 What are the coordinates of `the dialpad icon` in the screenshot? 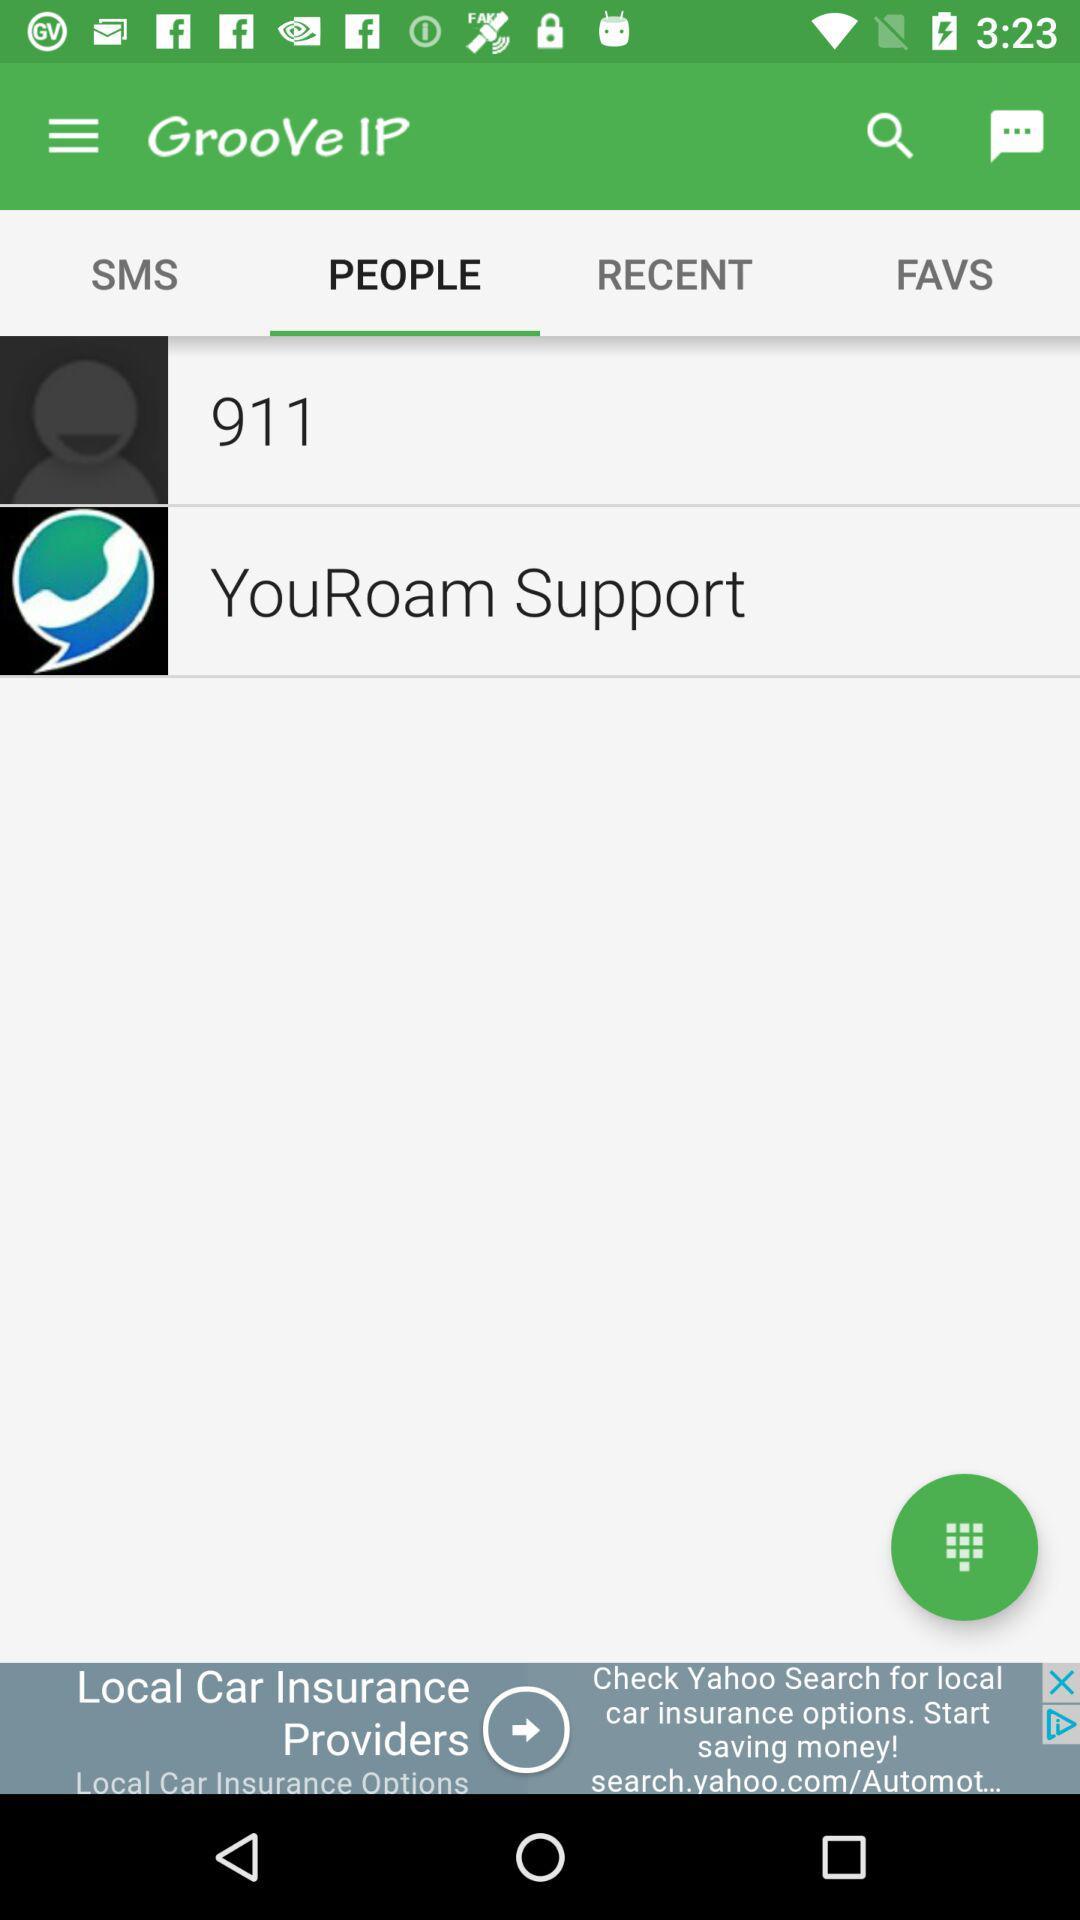 It's located at (963, 1546).